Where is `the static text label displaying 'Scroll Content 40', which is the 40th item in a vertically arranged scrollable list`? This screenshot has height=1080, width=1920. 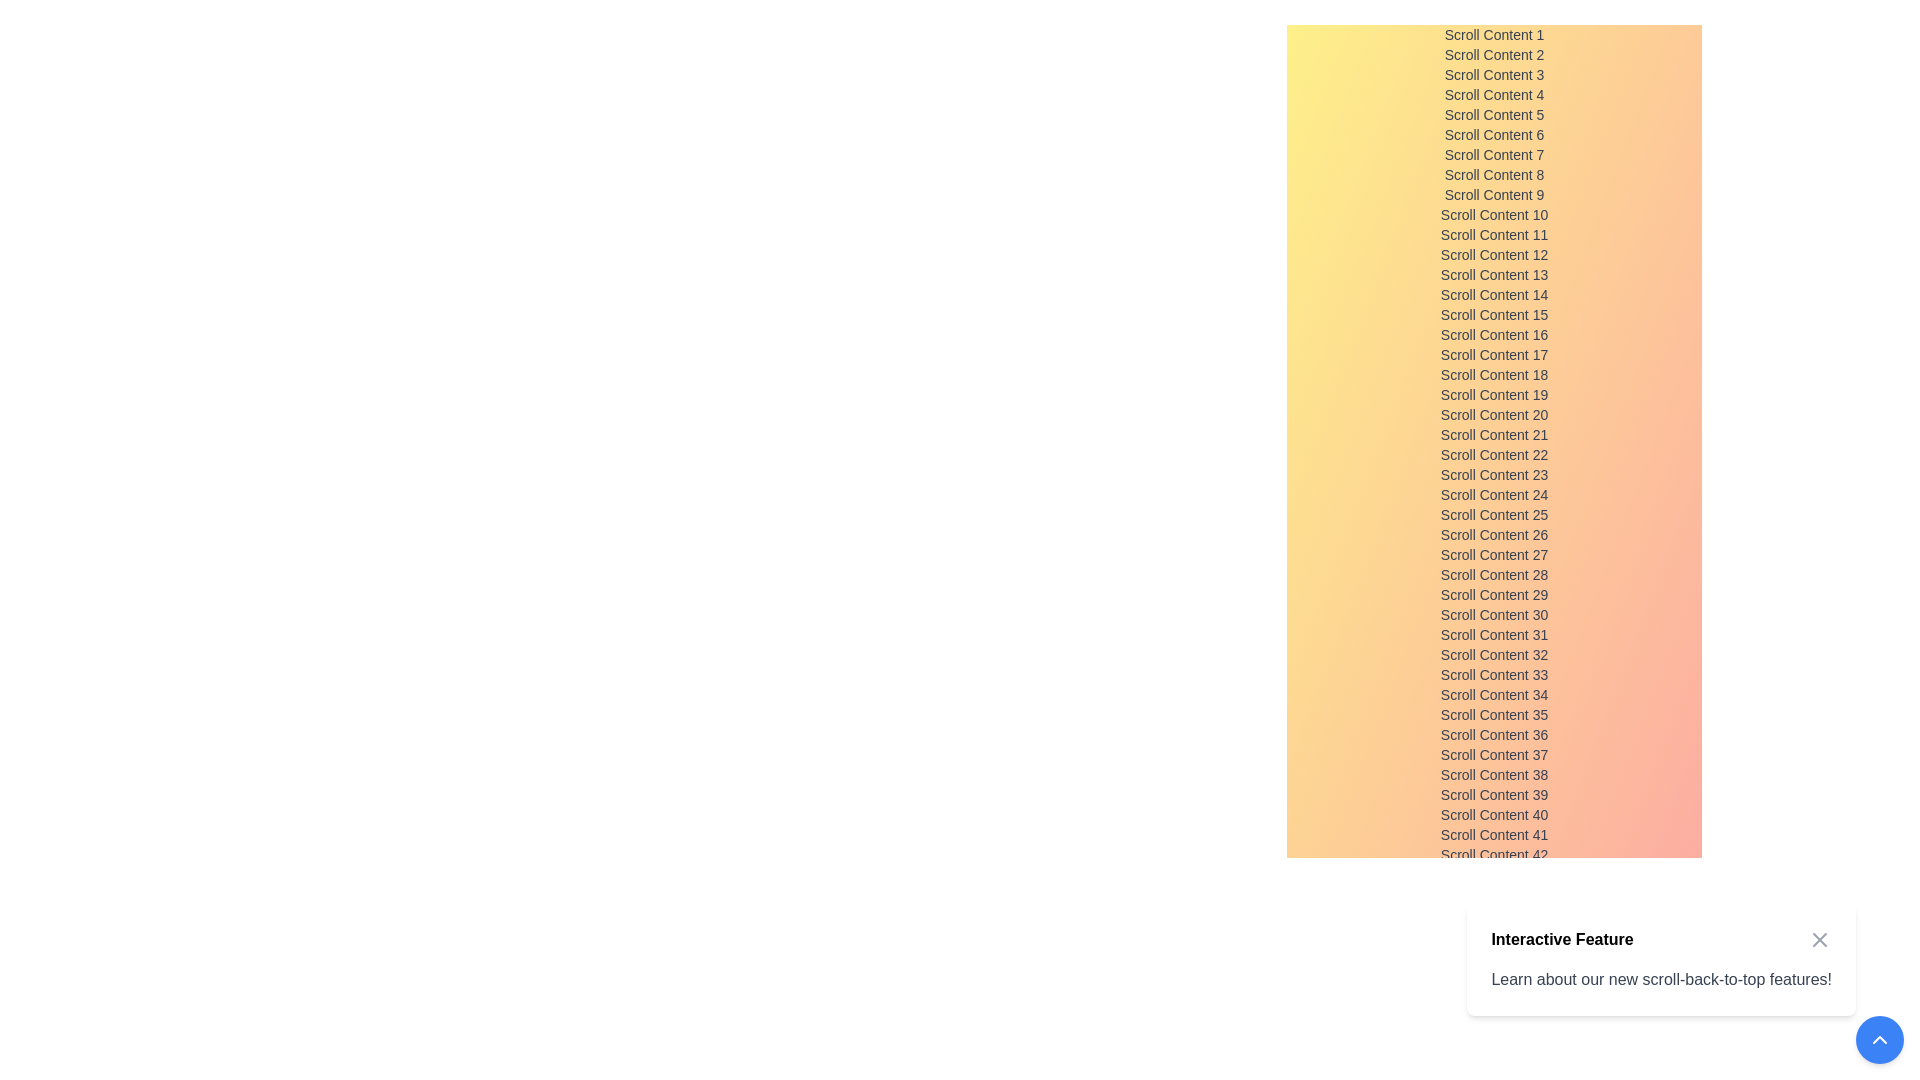
the static text label displaying 'Scroll Content 40', which is the 40th item in a vertically arranged scrollable list is located at coordinates (1494, 814).